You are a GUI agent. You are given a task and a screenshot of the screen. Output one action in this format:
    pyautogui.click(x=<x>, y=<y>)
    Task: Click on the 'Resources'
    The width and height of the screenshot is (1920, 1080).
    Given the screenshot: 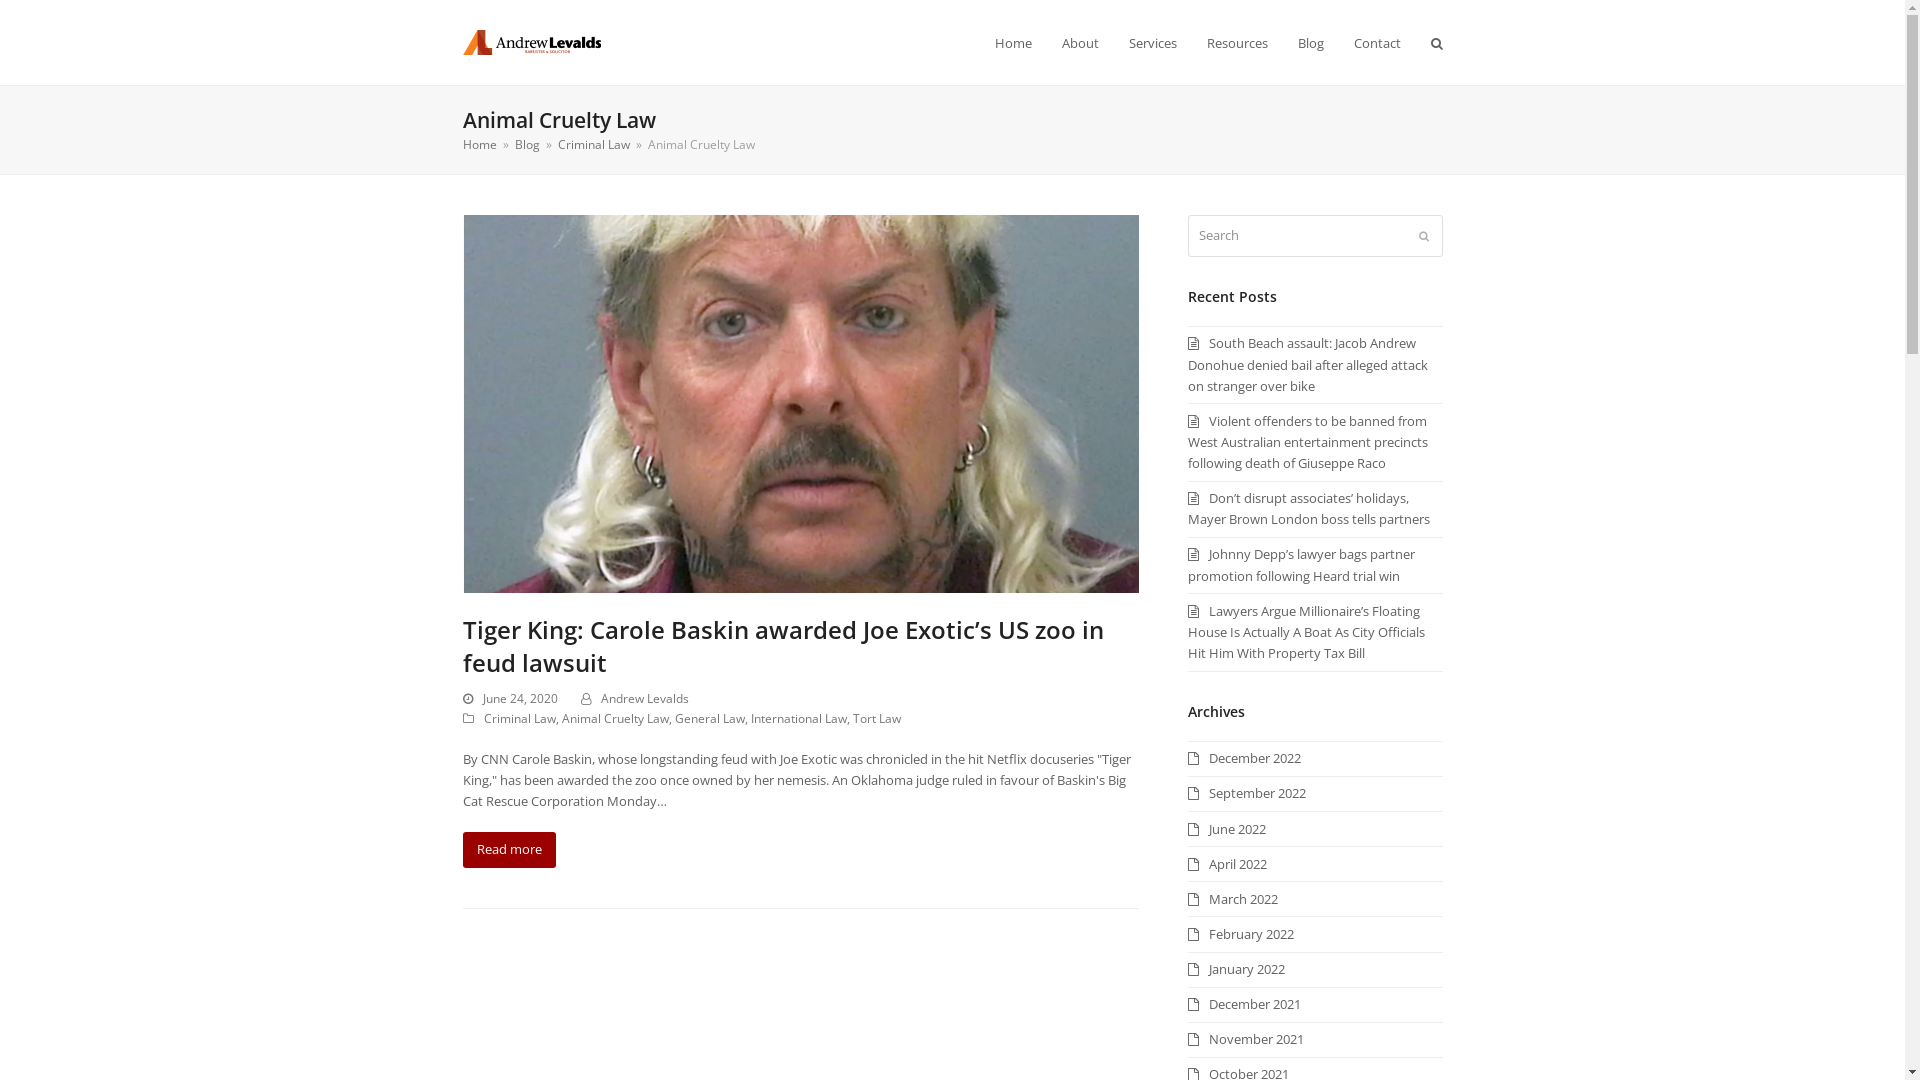 What is the action you would take?
    pyautogui.click(x=1236, y=42)
    